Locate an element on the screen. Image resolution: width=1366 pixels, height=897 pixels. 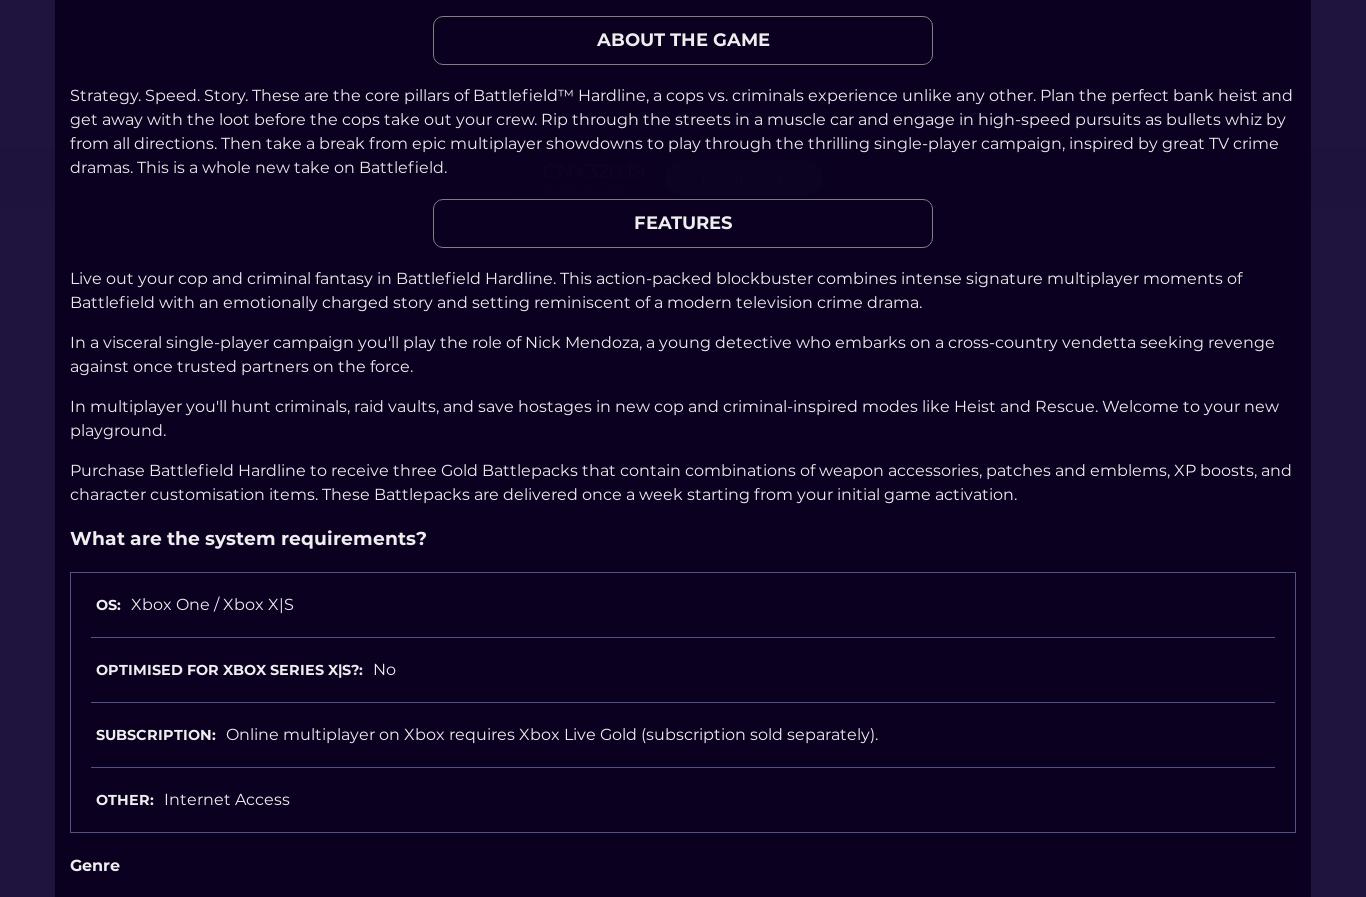
'CN¥320.19' is located at coordinates (592, 168).